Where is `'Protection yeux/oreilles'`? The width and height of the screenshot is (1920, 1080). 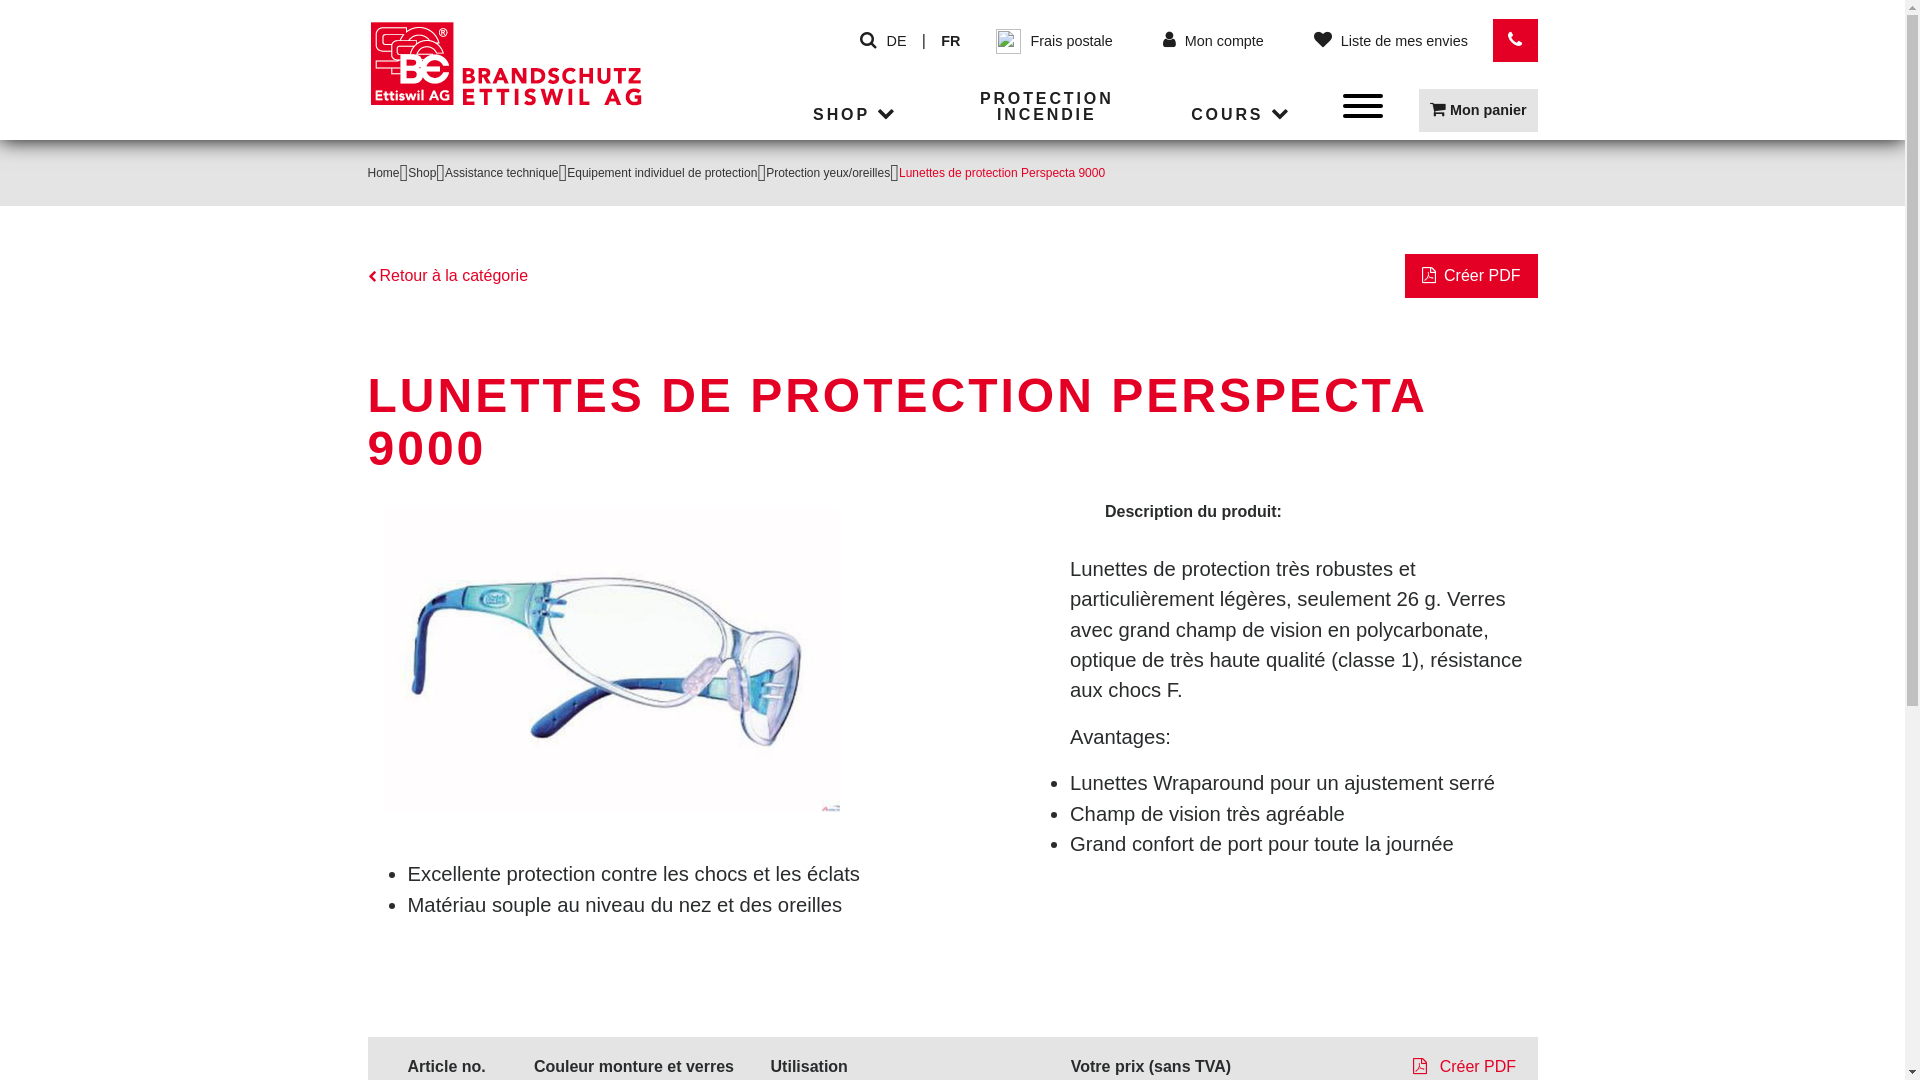
'Protection yeux/oreilles' is located at coordinates (765, 172).